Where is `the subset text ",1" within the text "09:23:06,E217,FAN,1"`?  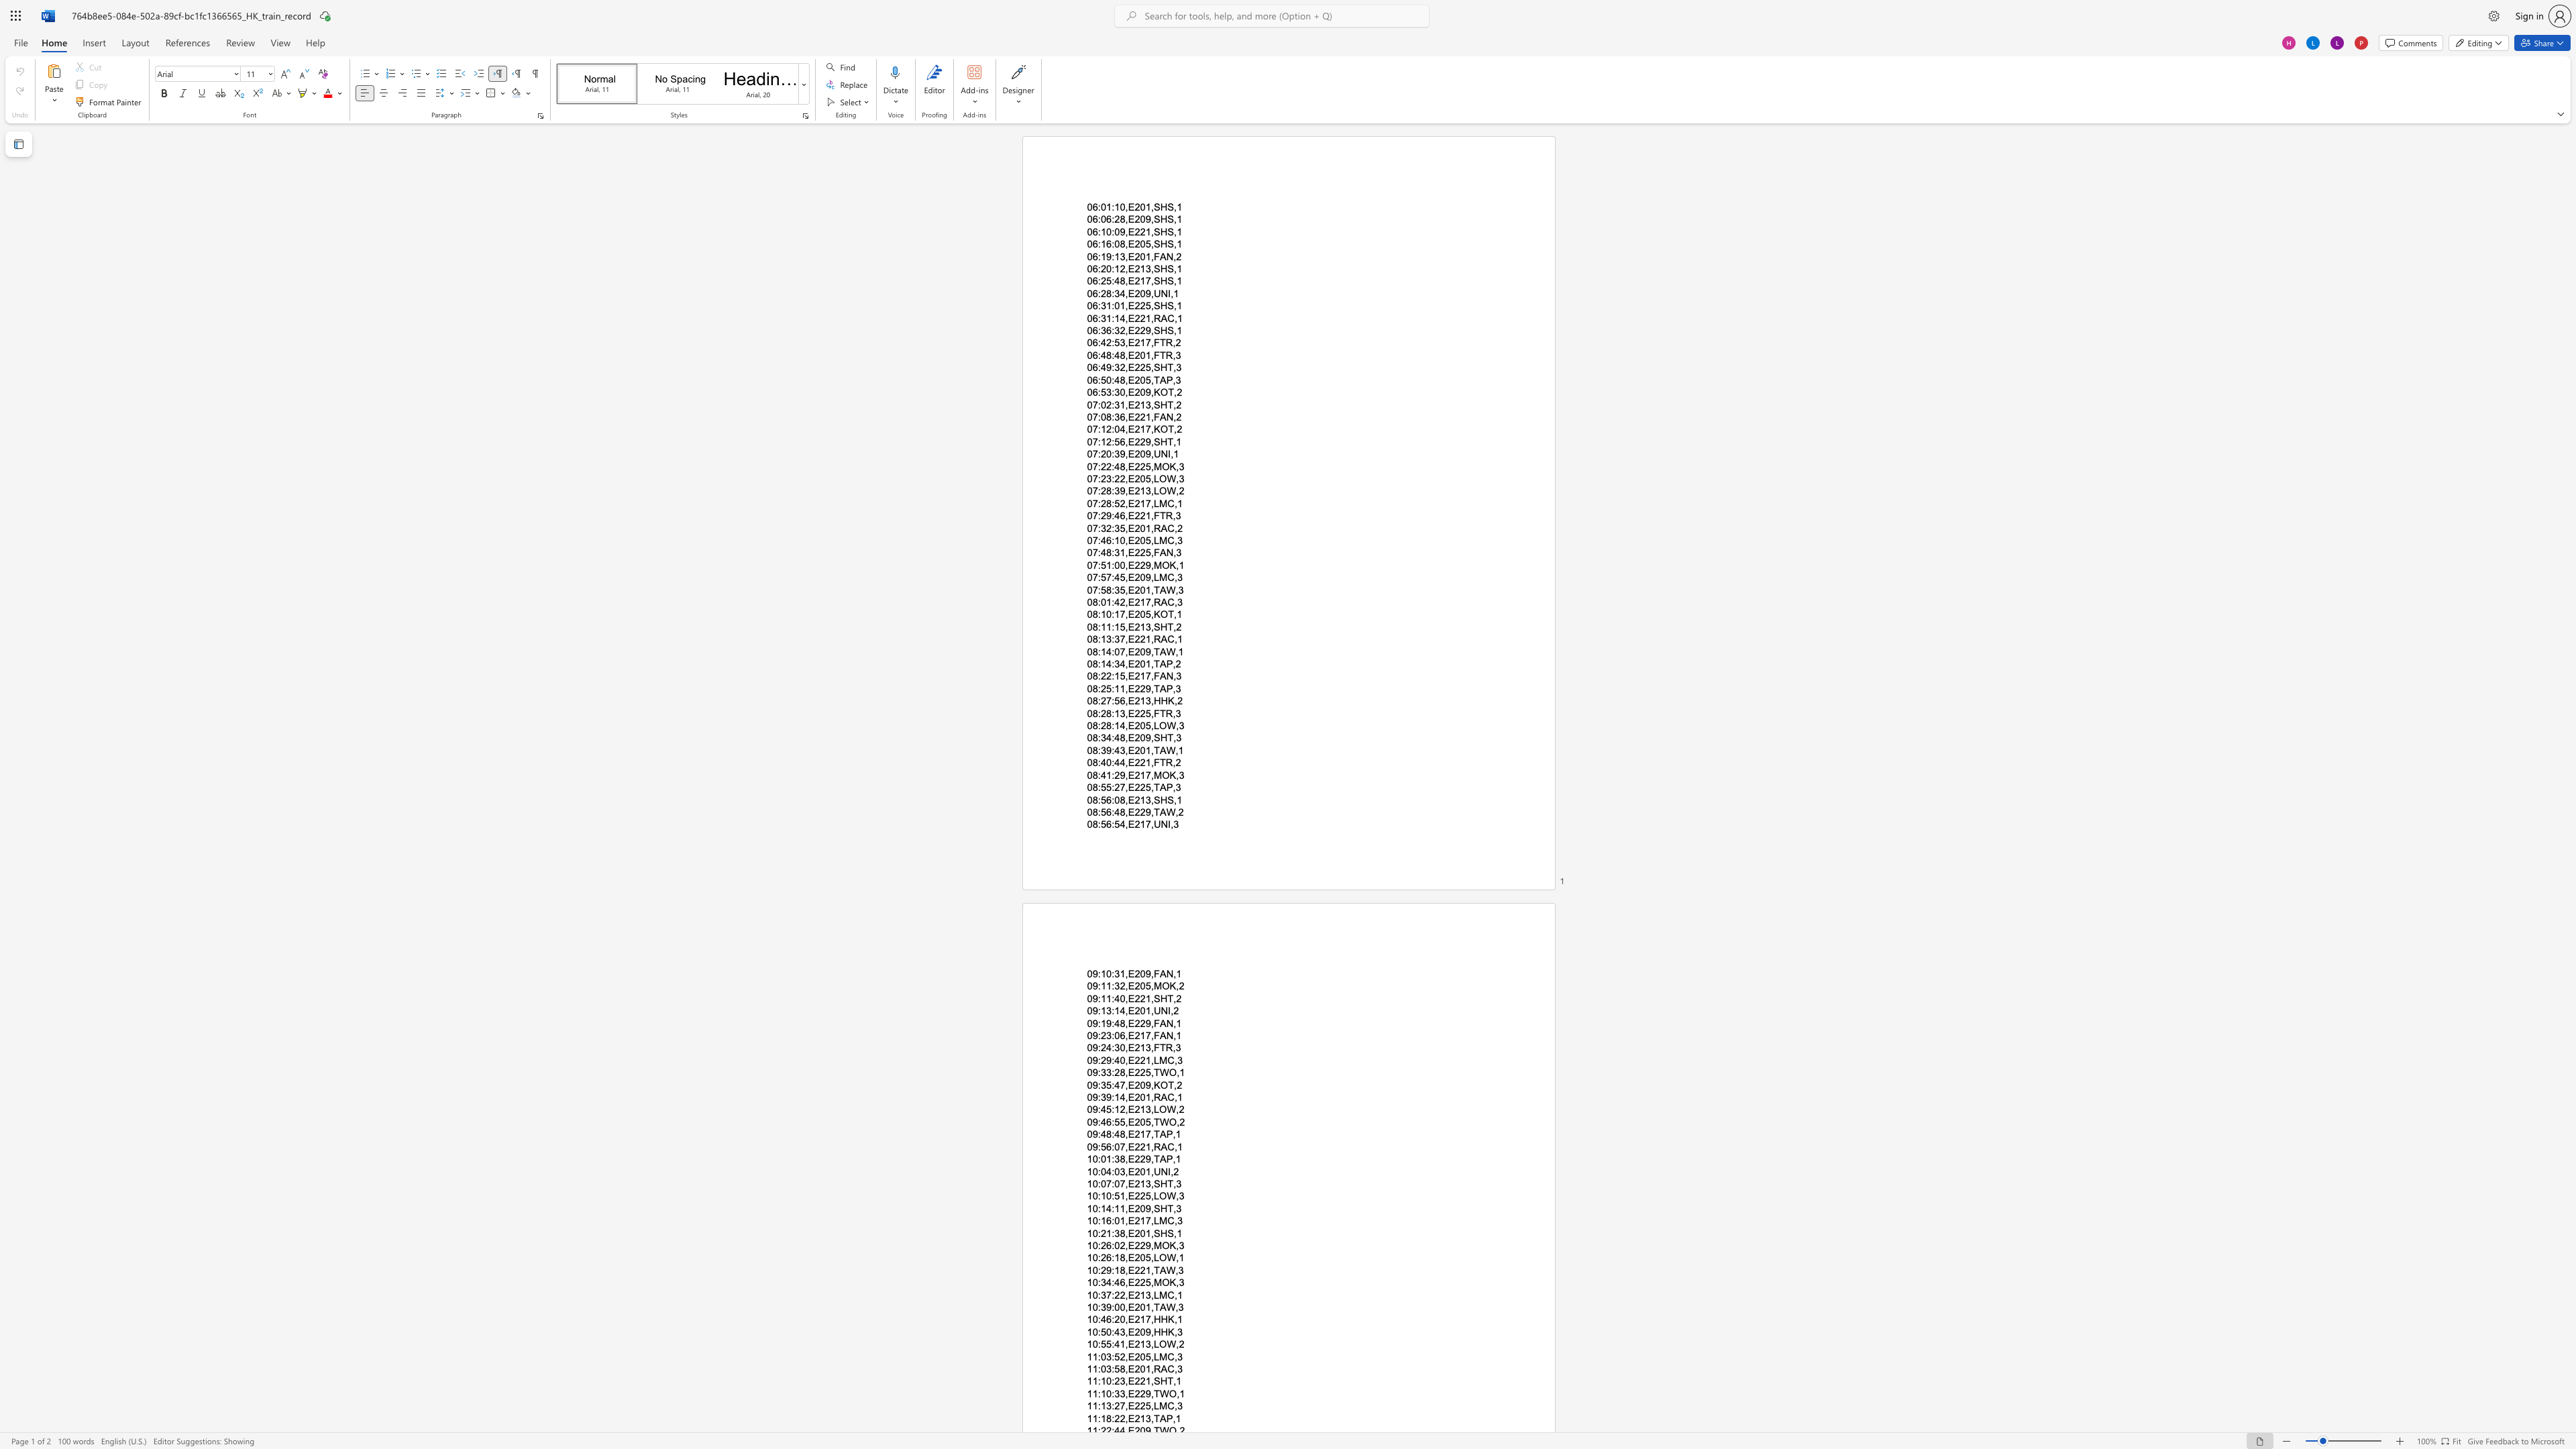
the subset text ",1" within the text "09:23:06,E217,FAN,1" is located at coordinates (1172, 1035).